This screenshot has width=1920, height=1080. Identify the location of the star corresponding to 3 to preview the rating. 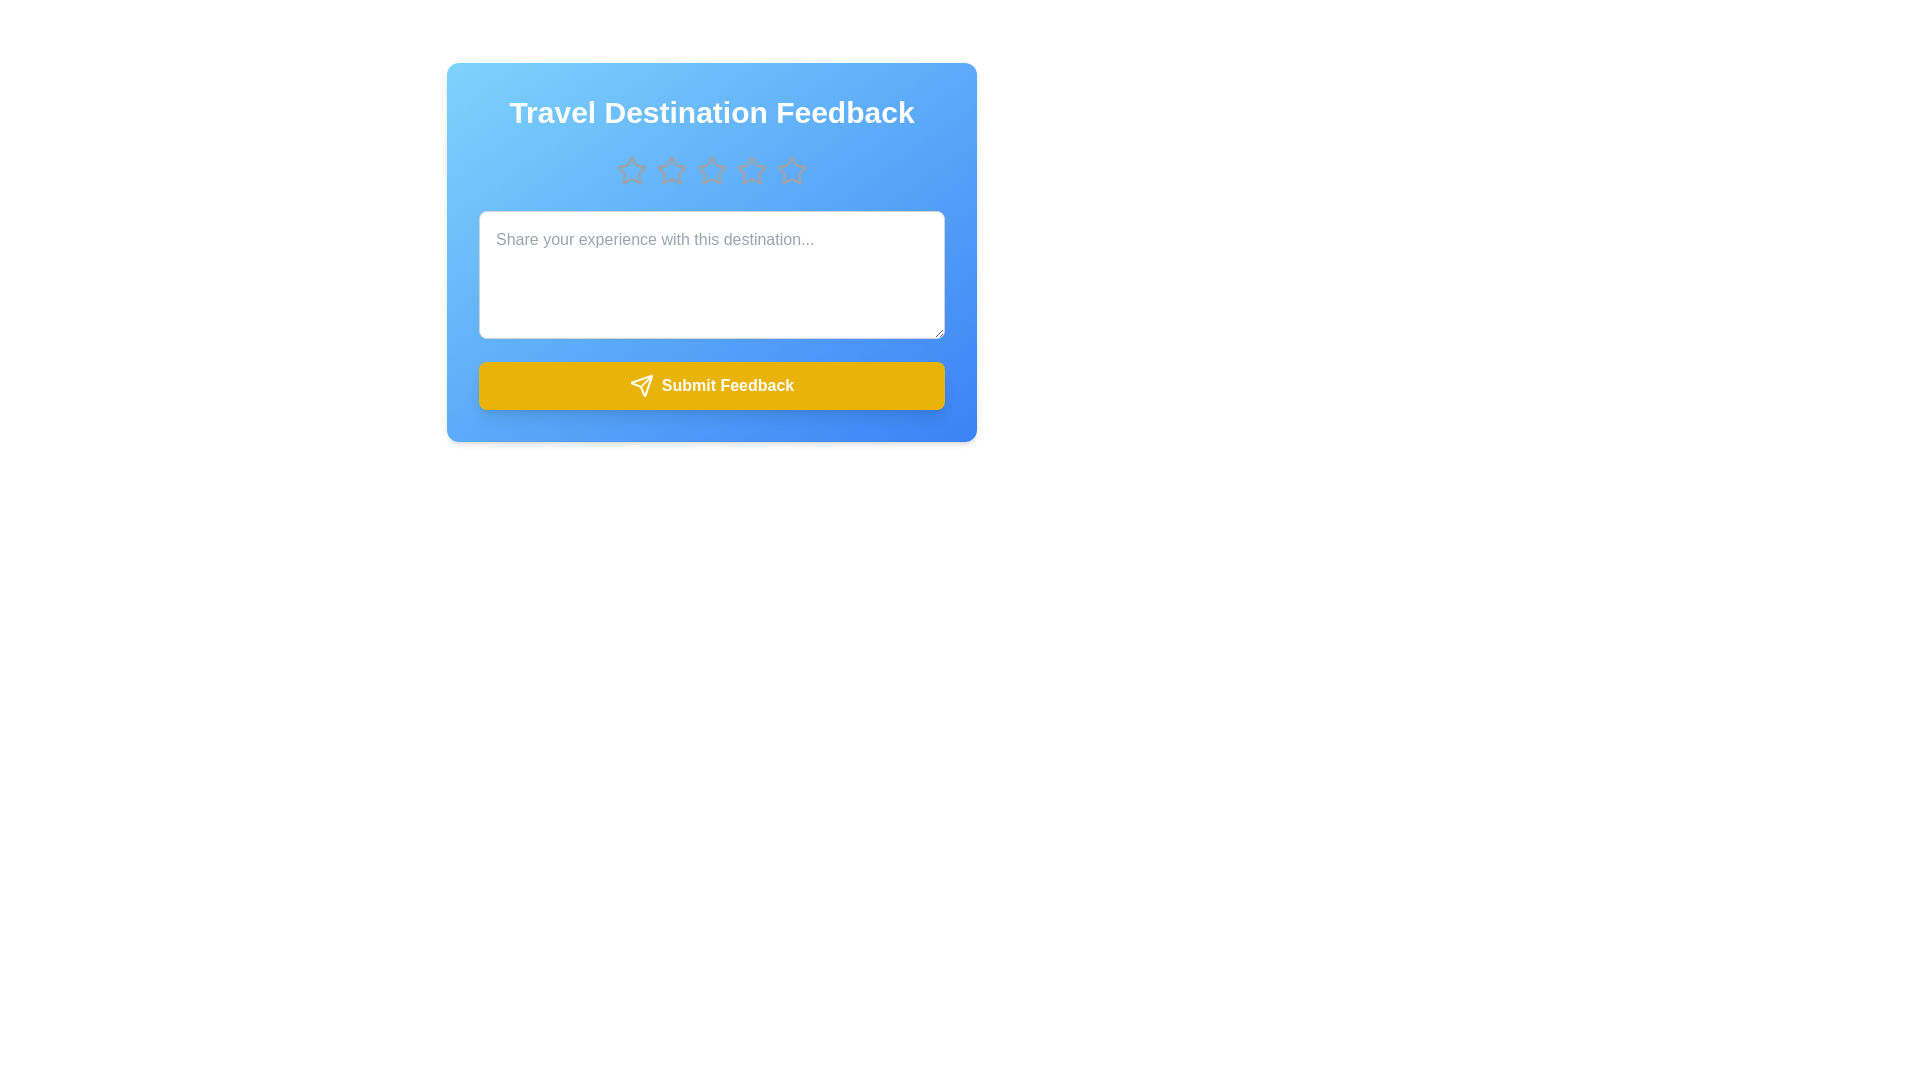
(711, 169).